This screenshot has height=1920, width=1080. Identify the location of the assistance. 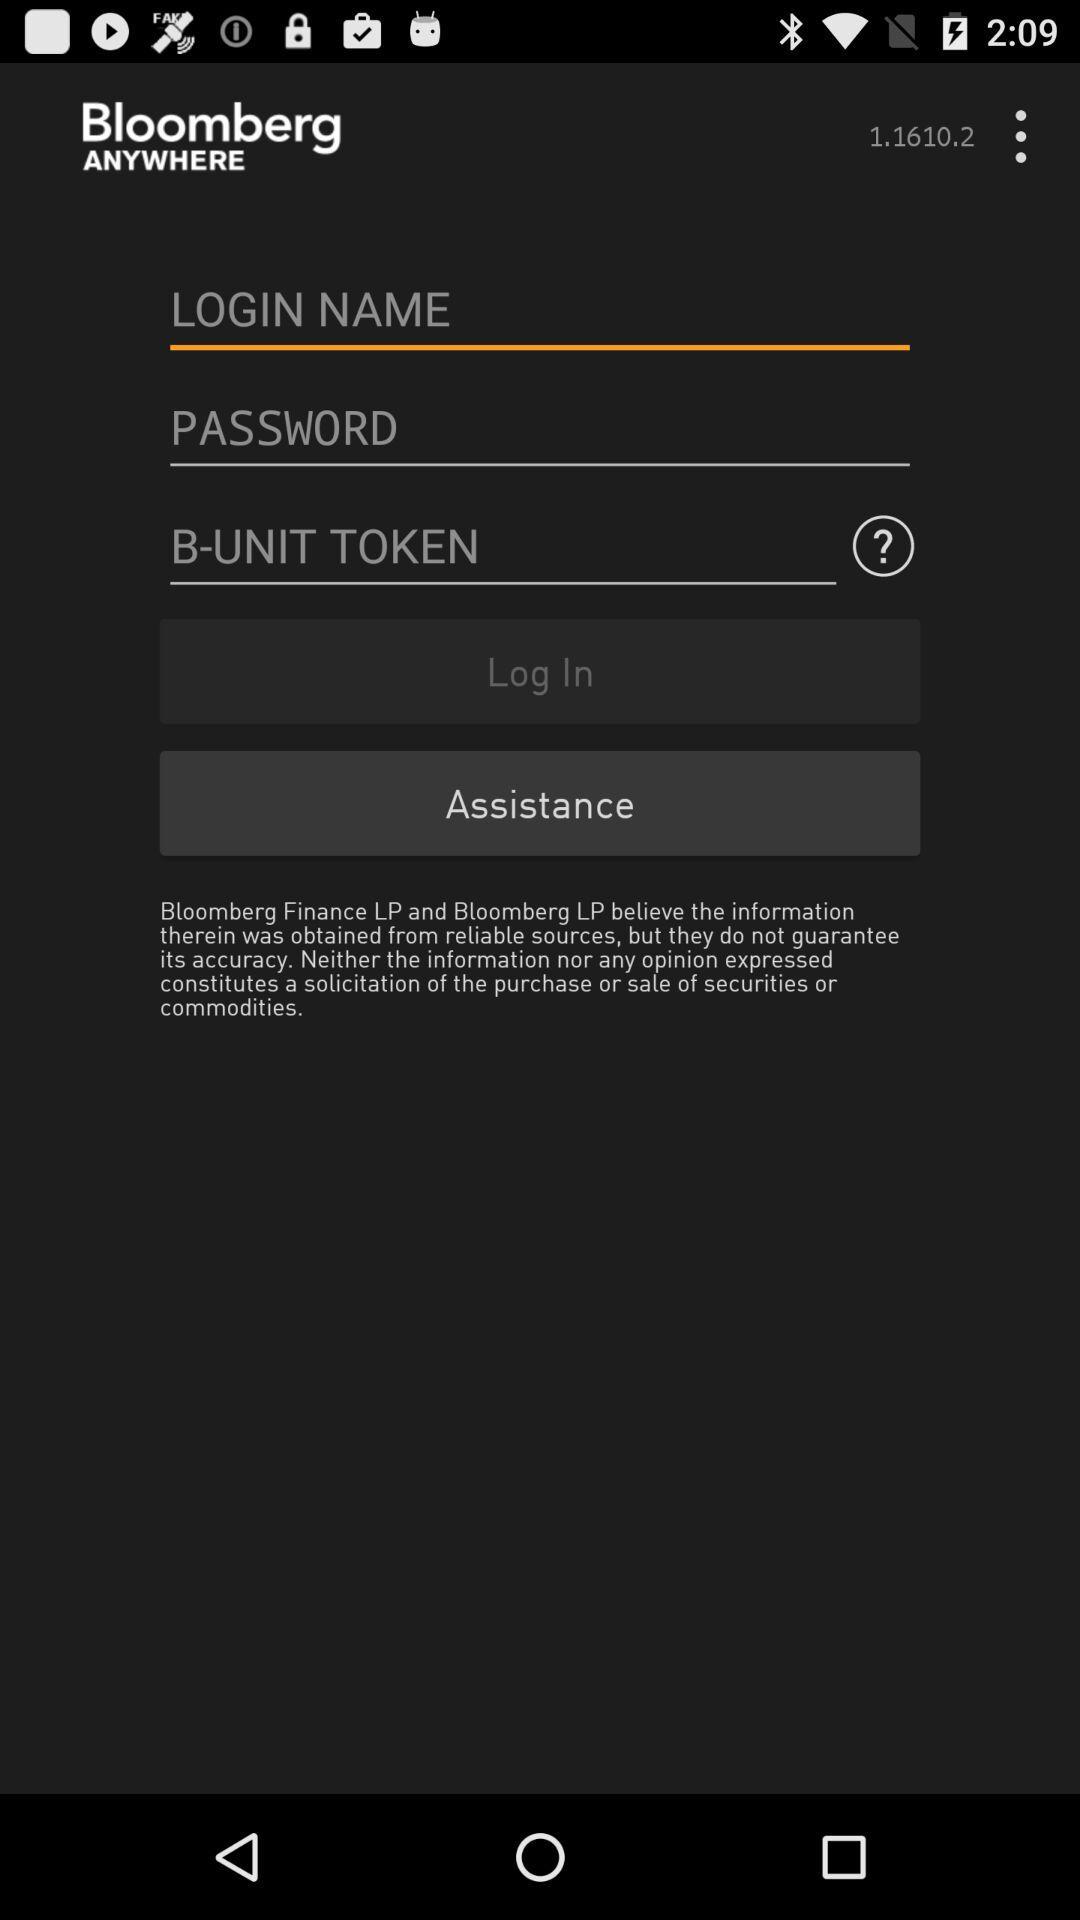
(540, 803).